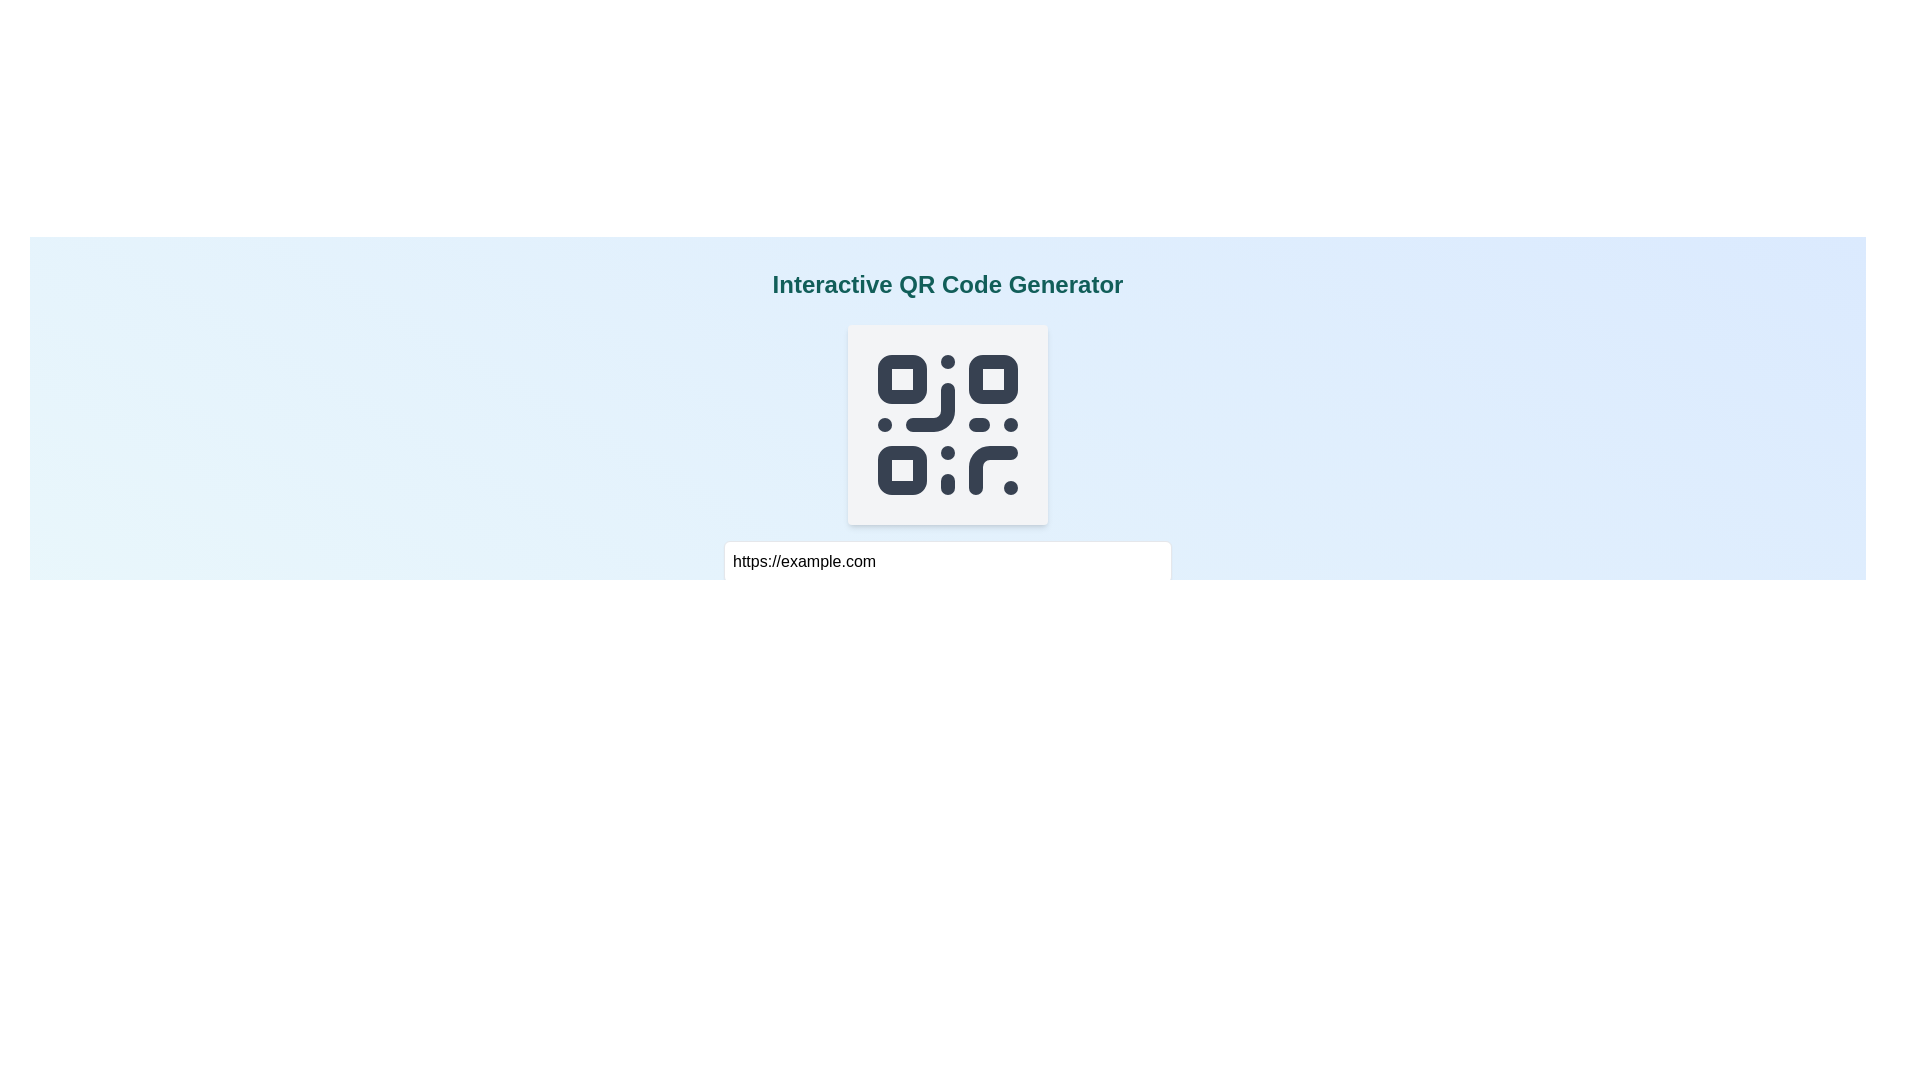 The image size is (1920, 1080). What do you see at coordinates (947, 423) in the screenshot?
I see `the centrally positioned QR code icon within the 'Interactive QR Code Generator' section to interact with it` at bounding box center [947, 423].